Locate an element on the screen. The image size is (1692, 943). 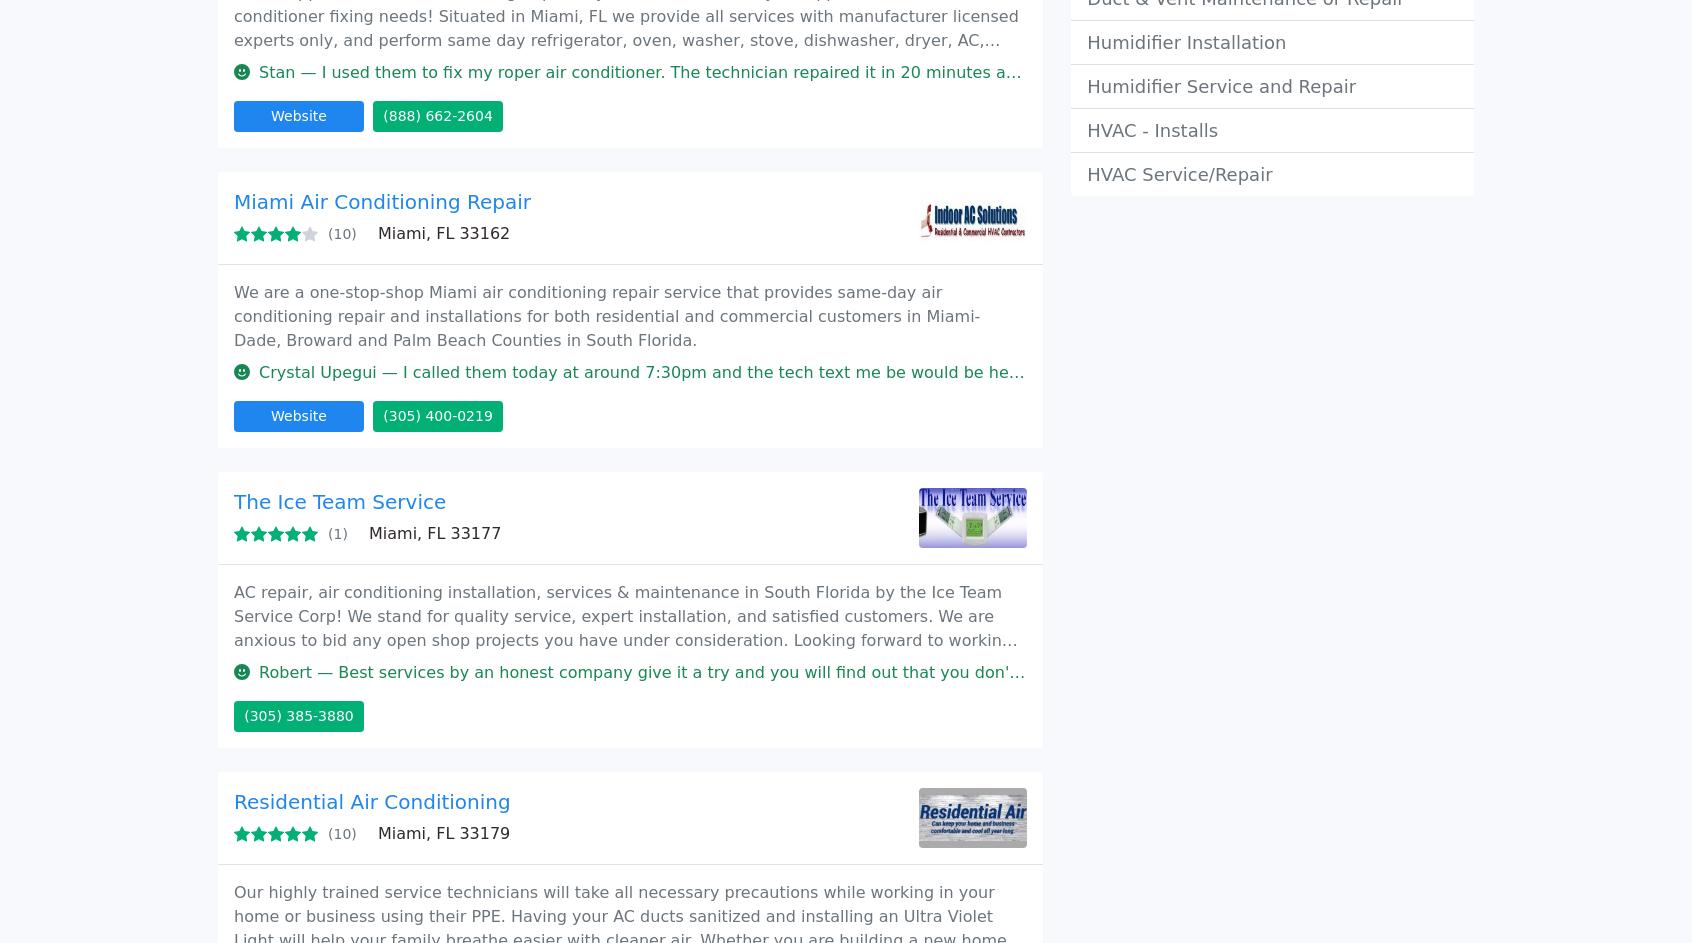
'Get free quotes' is located at coordinates (1139, 185).